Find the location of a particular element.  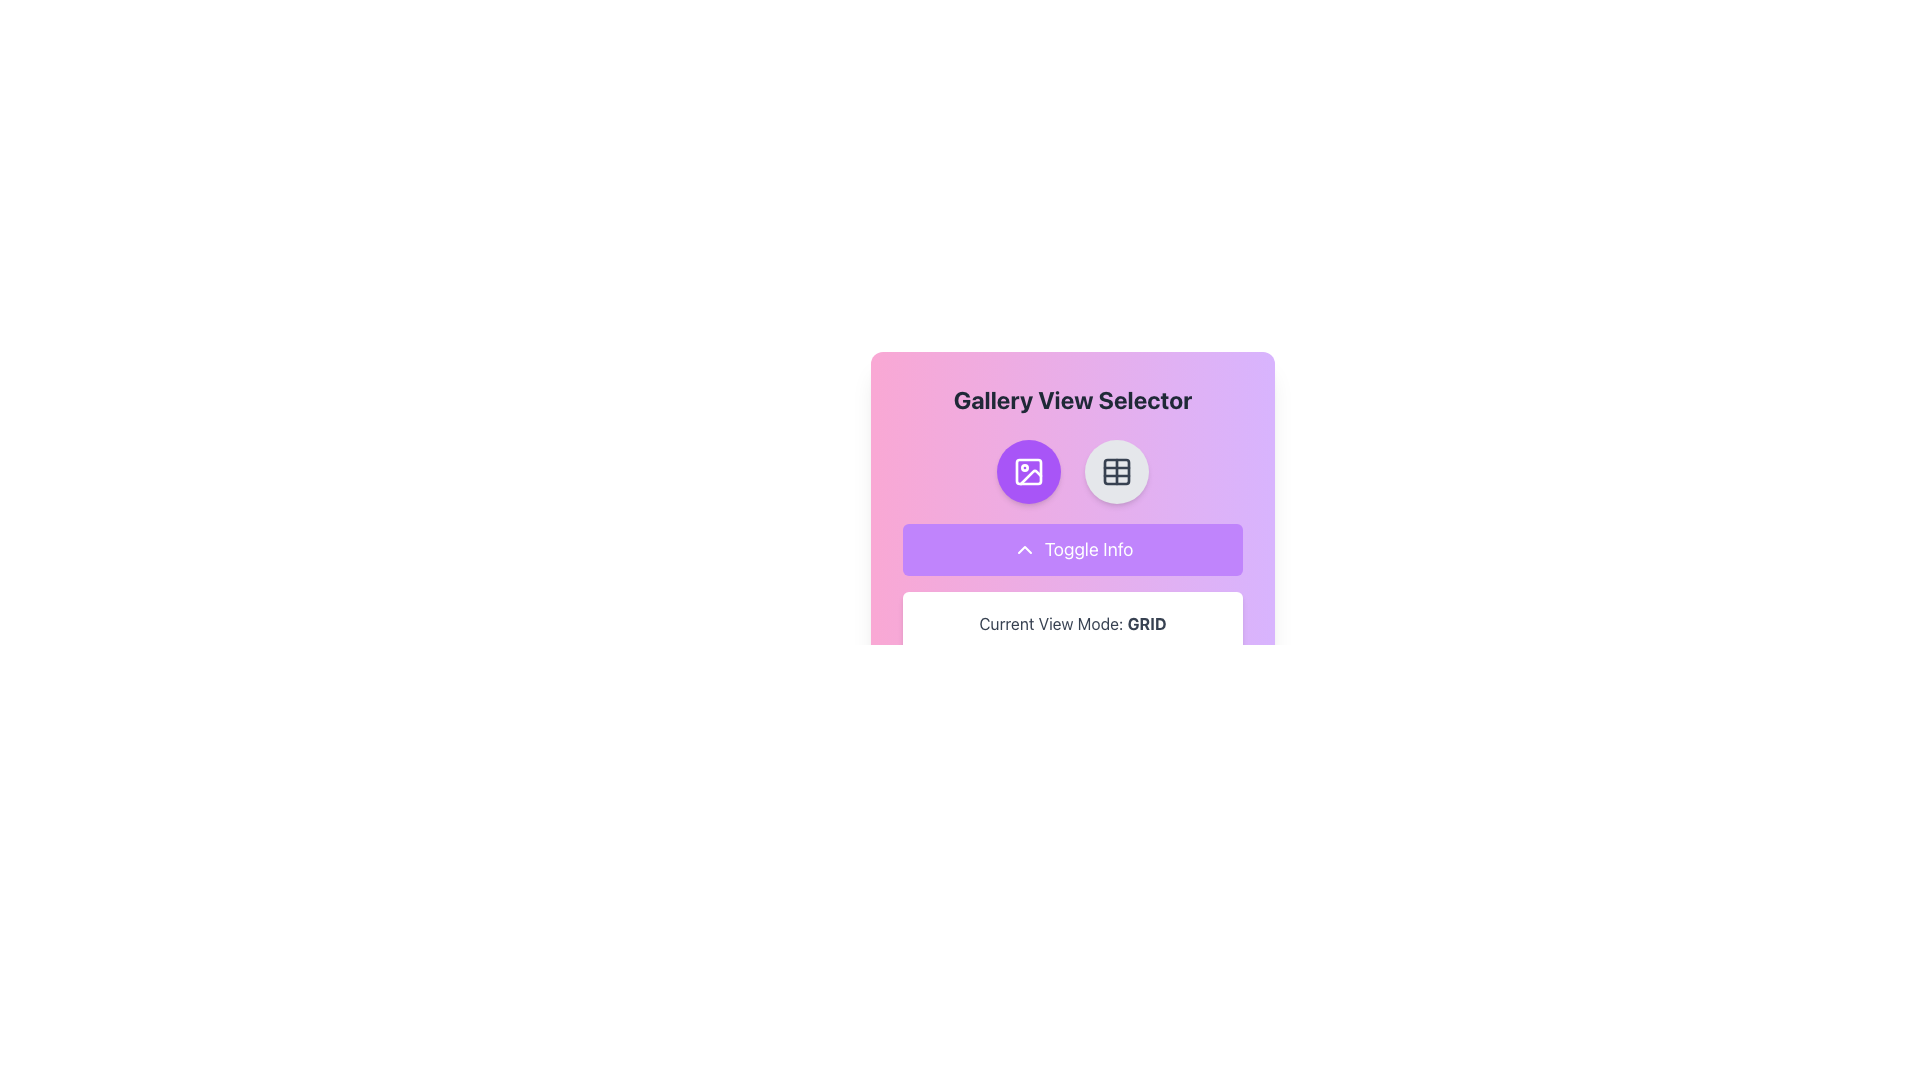

the leftmost circular icon button below the 'Gallery View Selector' heading is located at coordinates (1028, 471).